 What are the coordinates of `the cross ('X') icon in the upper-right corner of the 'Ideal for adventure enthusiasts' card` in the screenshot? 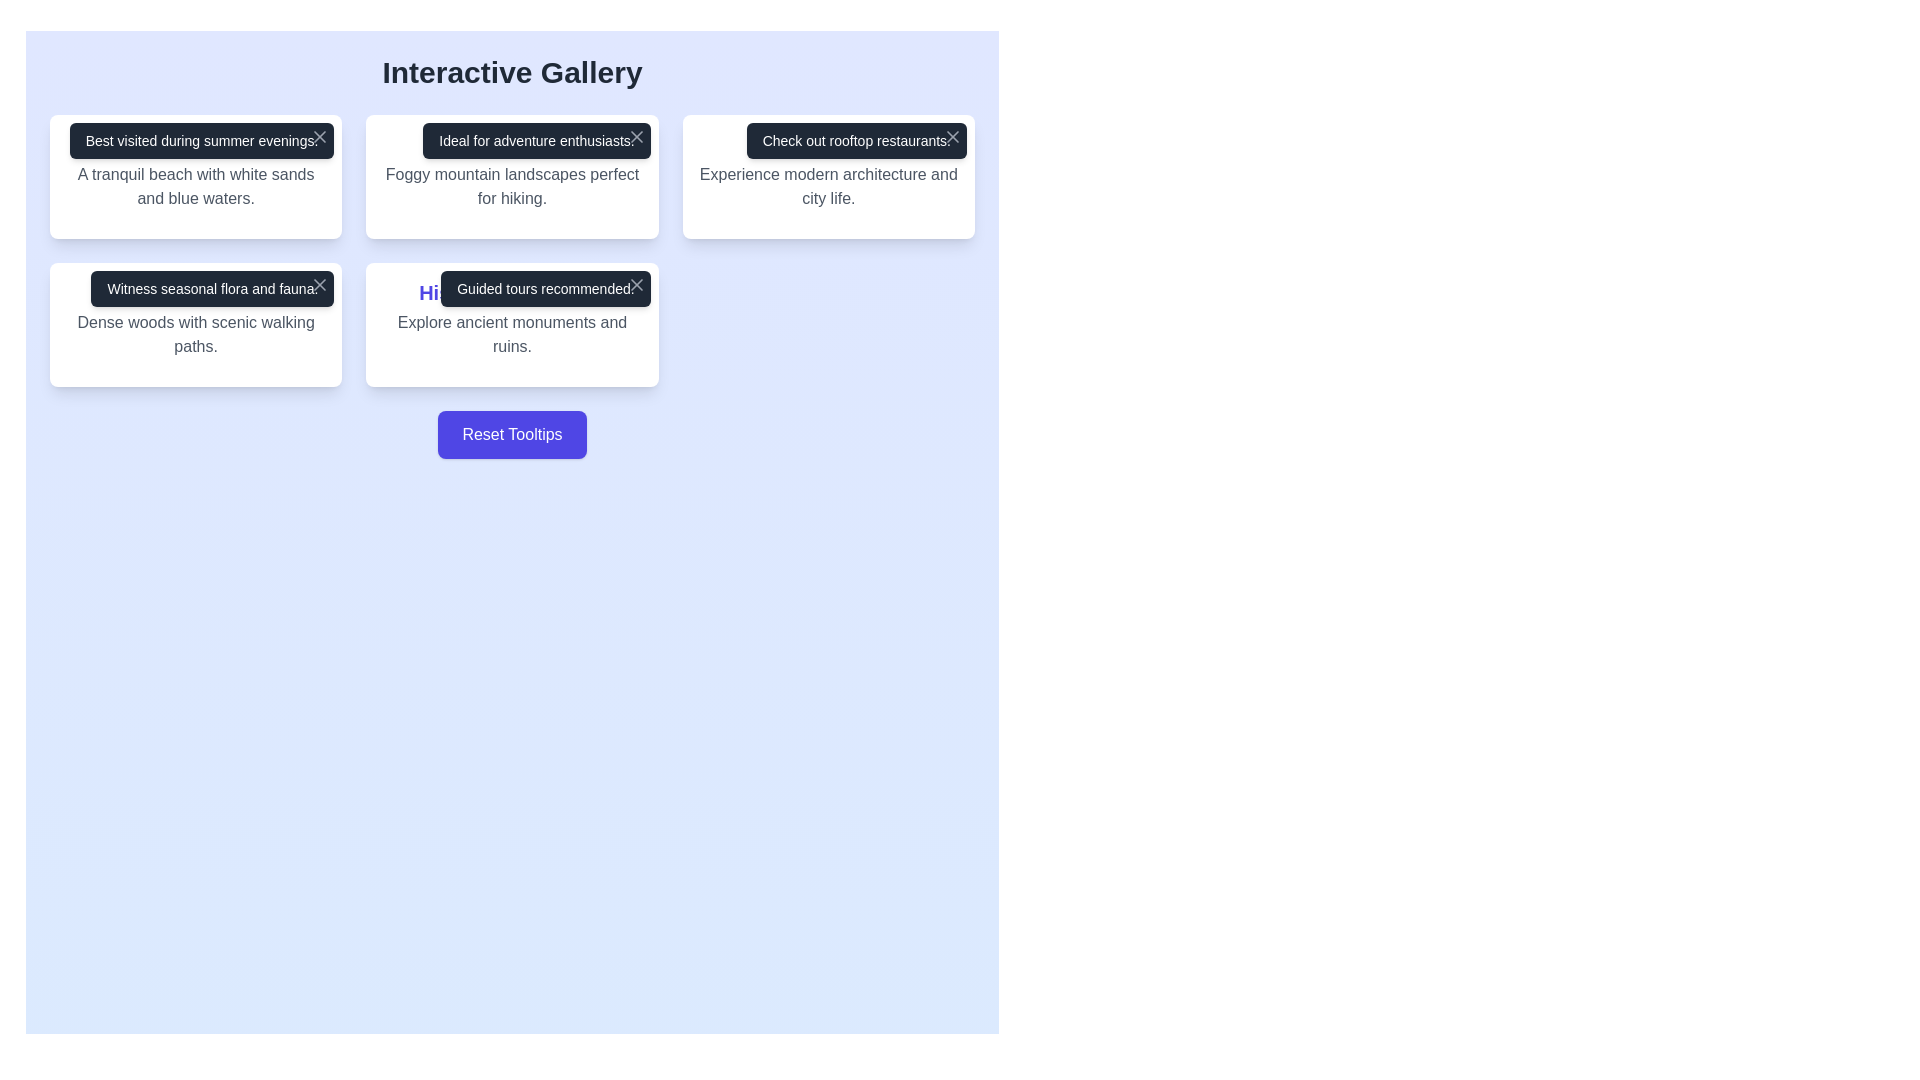 It's located at (635, 136).